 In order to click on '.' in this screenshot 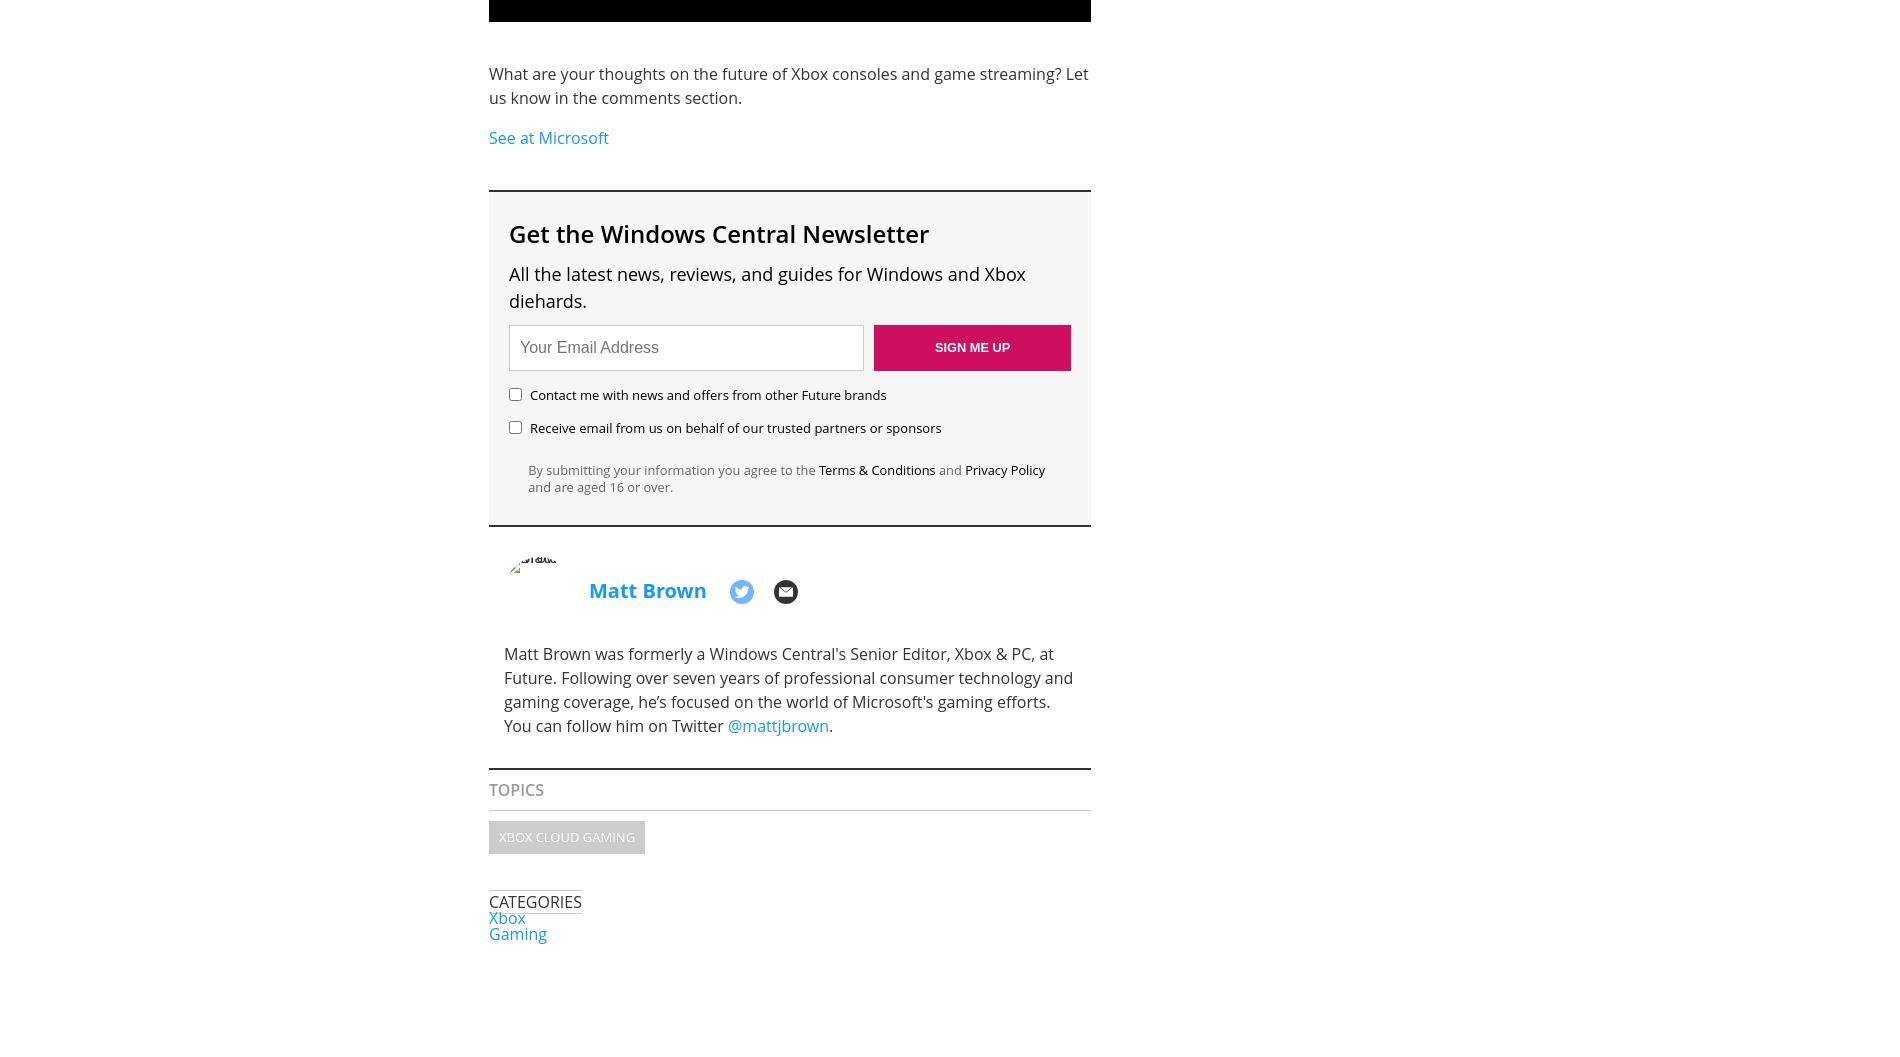, I will do `click(830, 724)`.